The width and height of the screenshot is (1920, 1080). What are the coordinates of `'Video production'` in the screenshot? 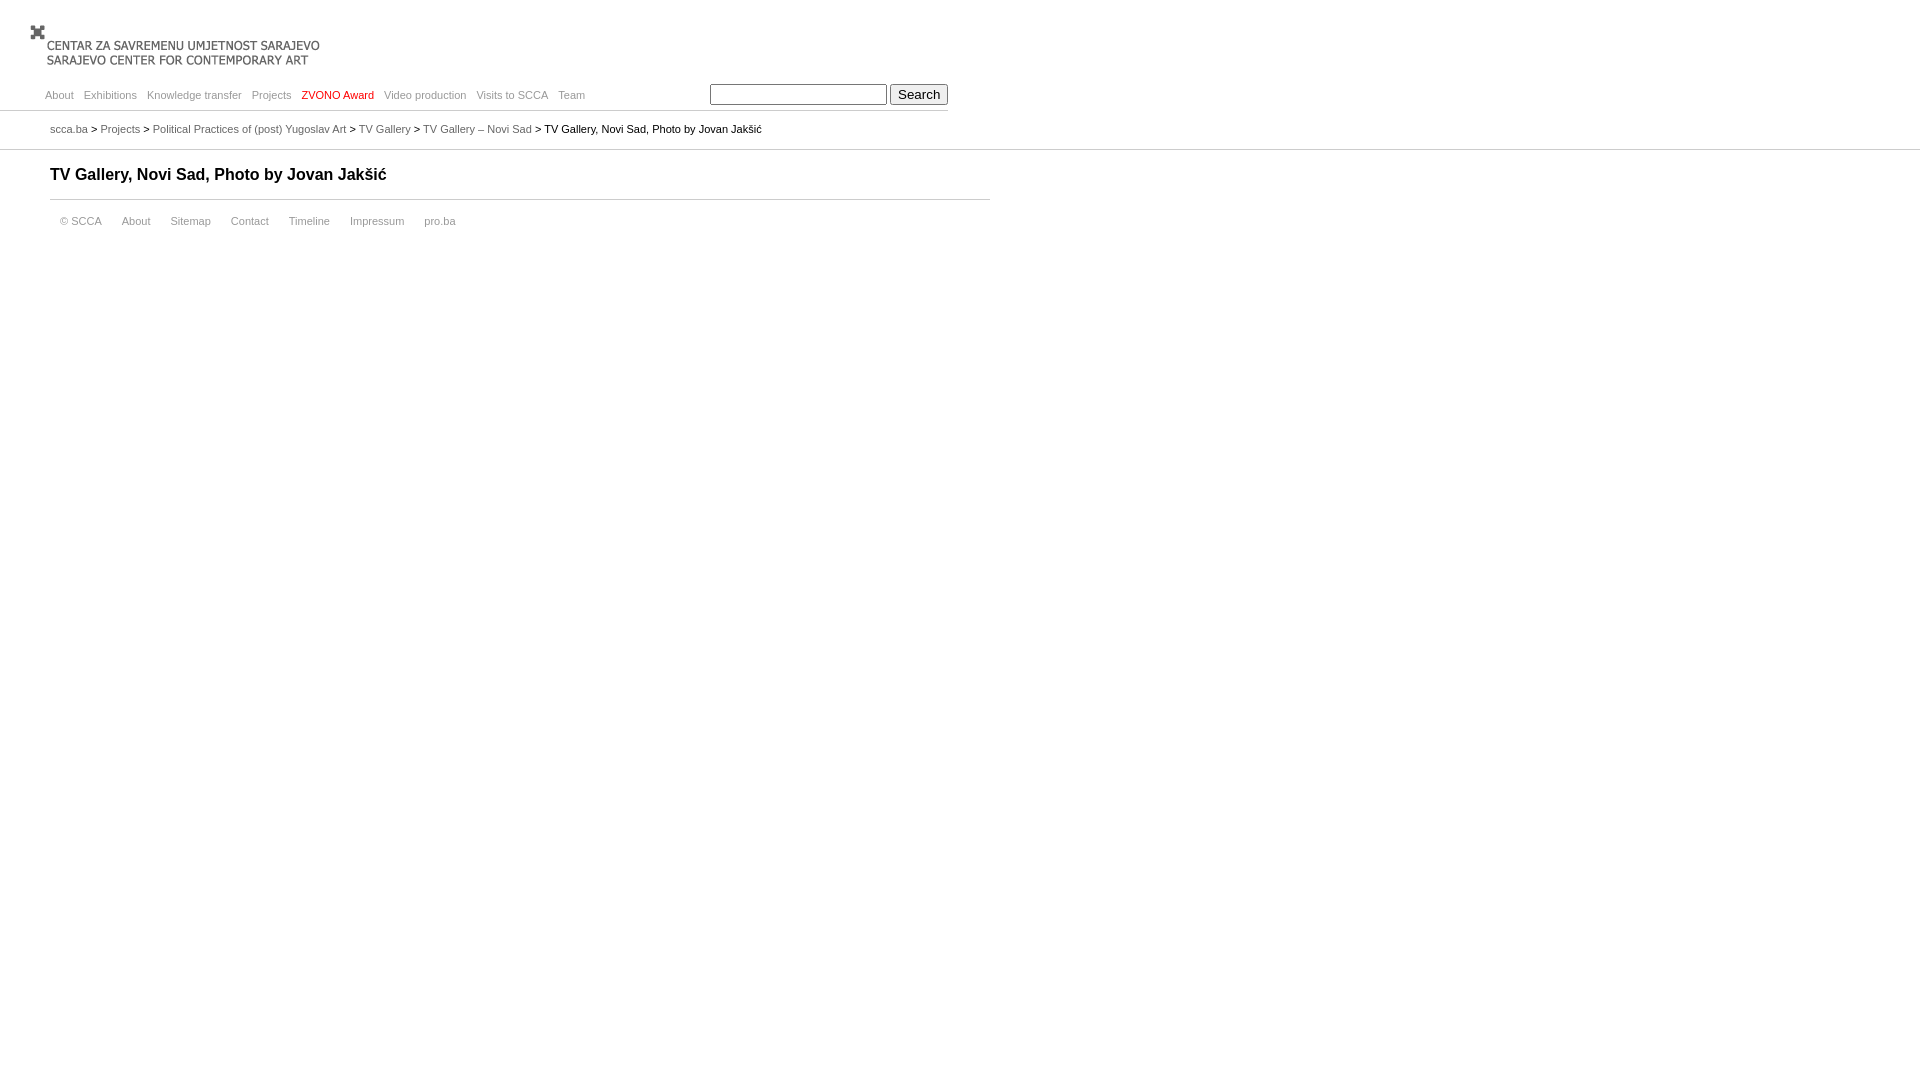 It's located at (424, 95).